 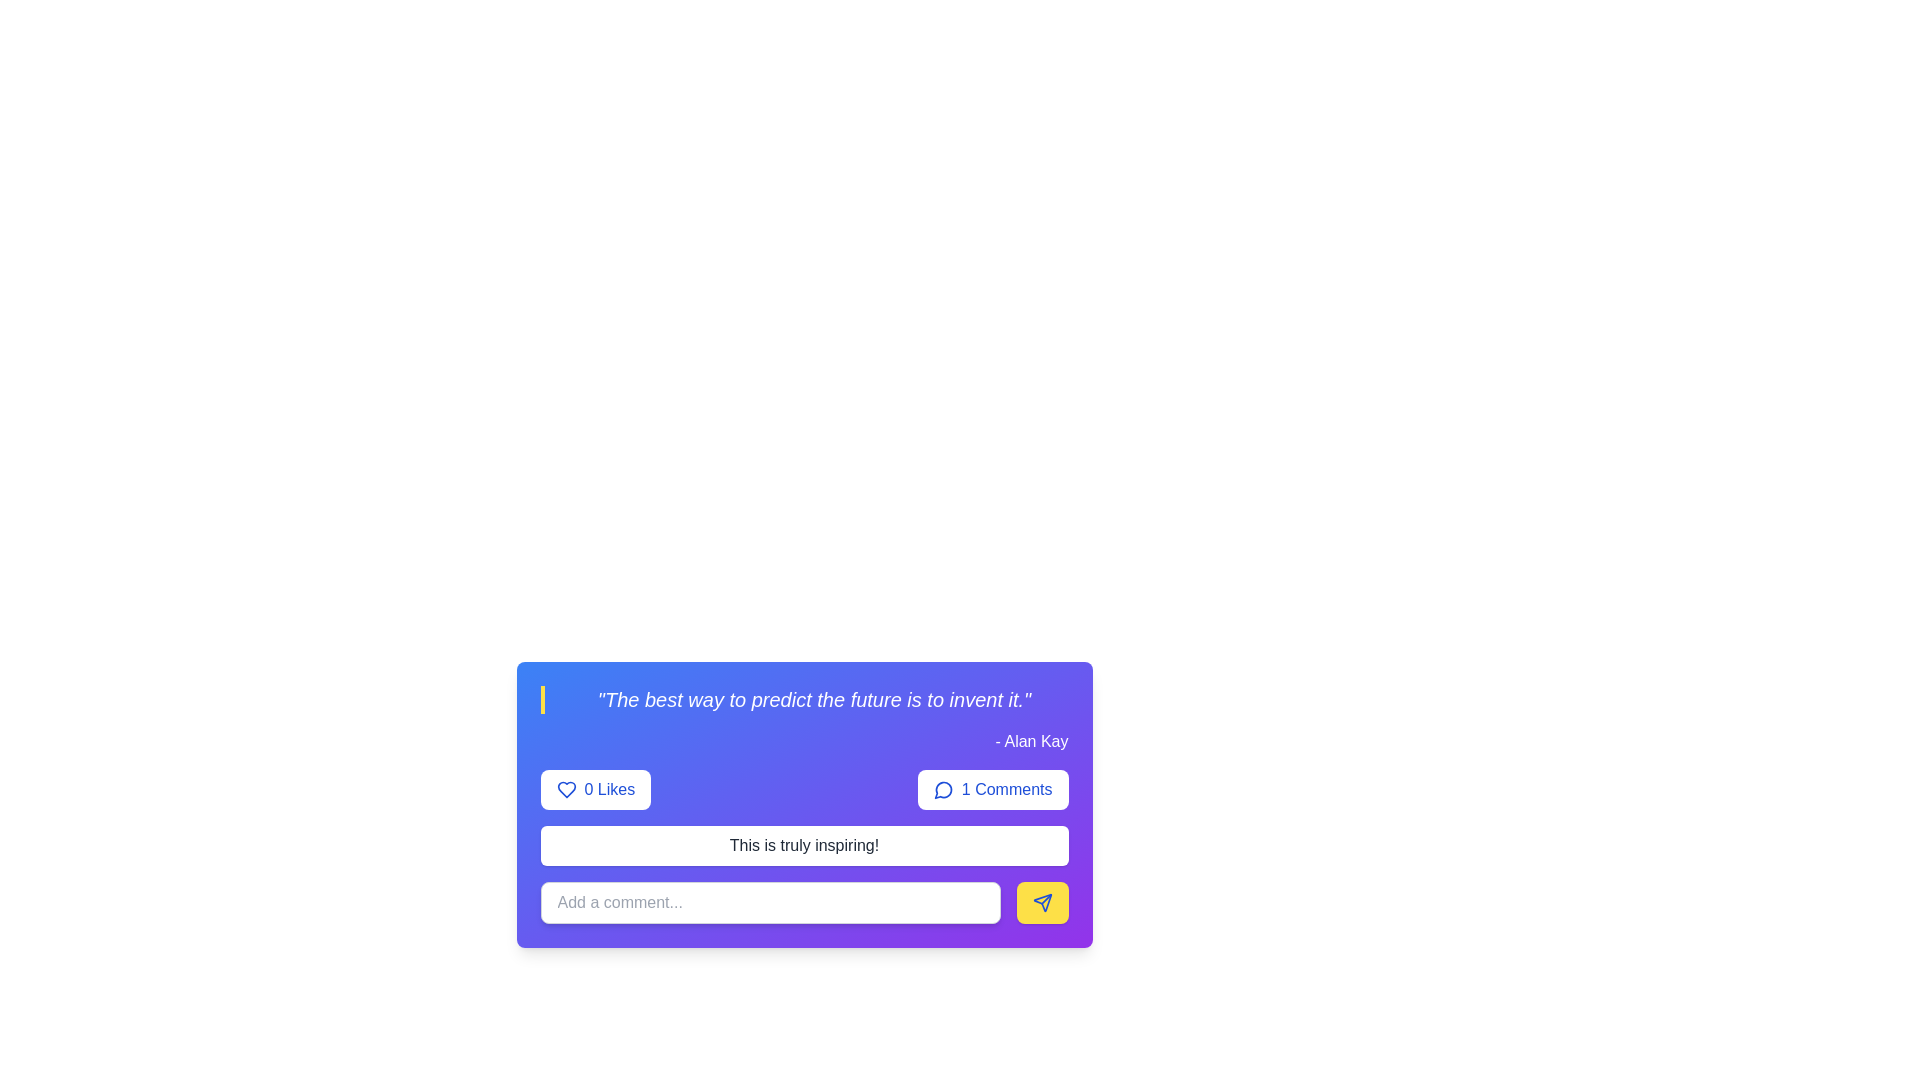 What do you see at coordinates (1007, 789) in the screenshot?
I see `the interactive button containing the text '1 Comments' displayed in bold blue font, which is located next to the '0 Likes' button` at bounding box center [1007, 789].